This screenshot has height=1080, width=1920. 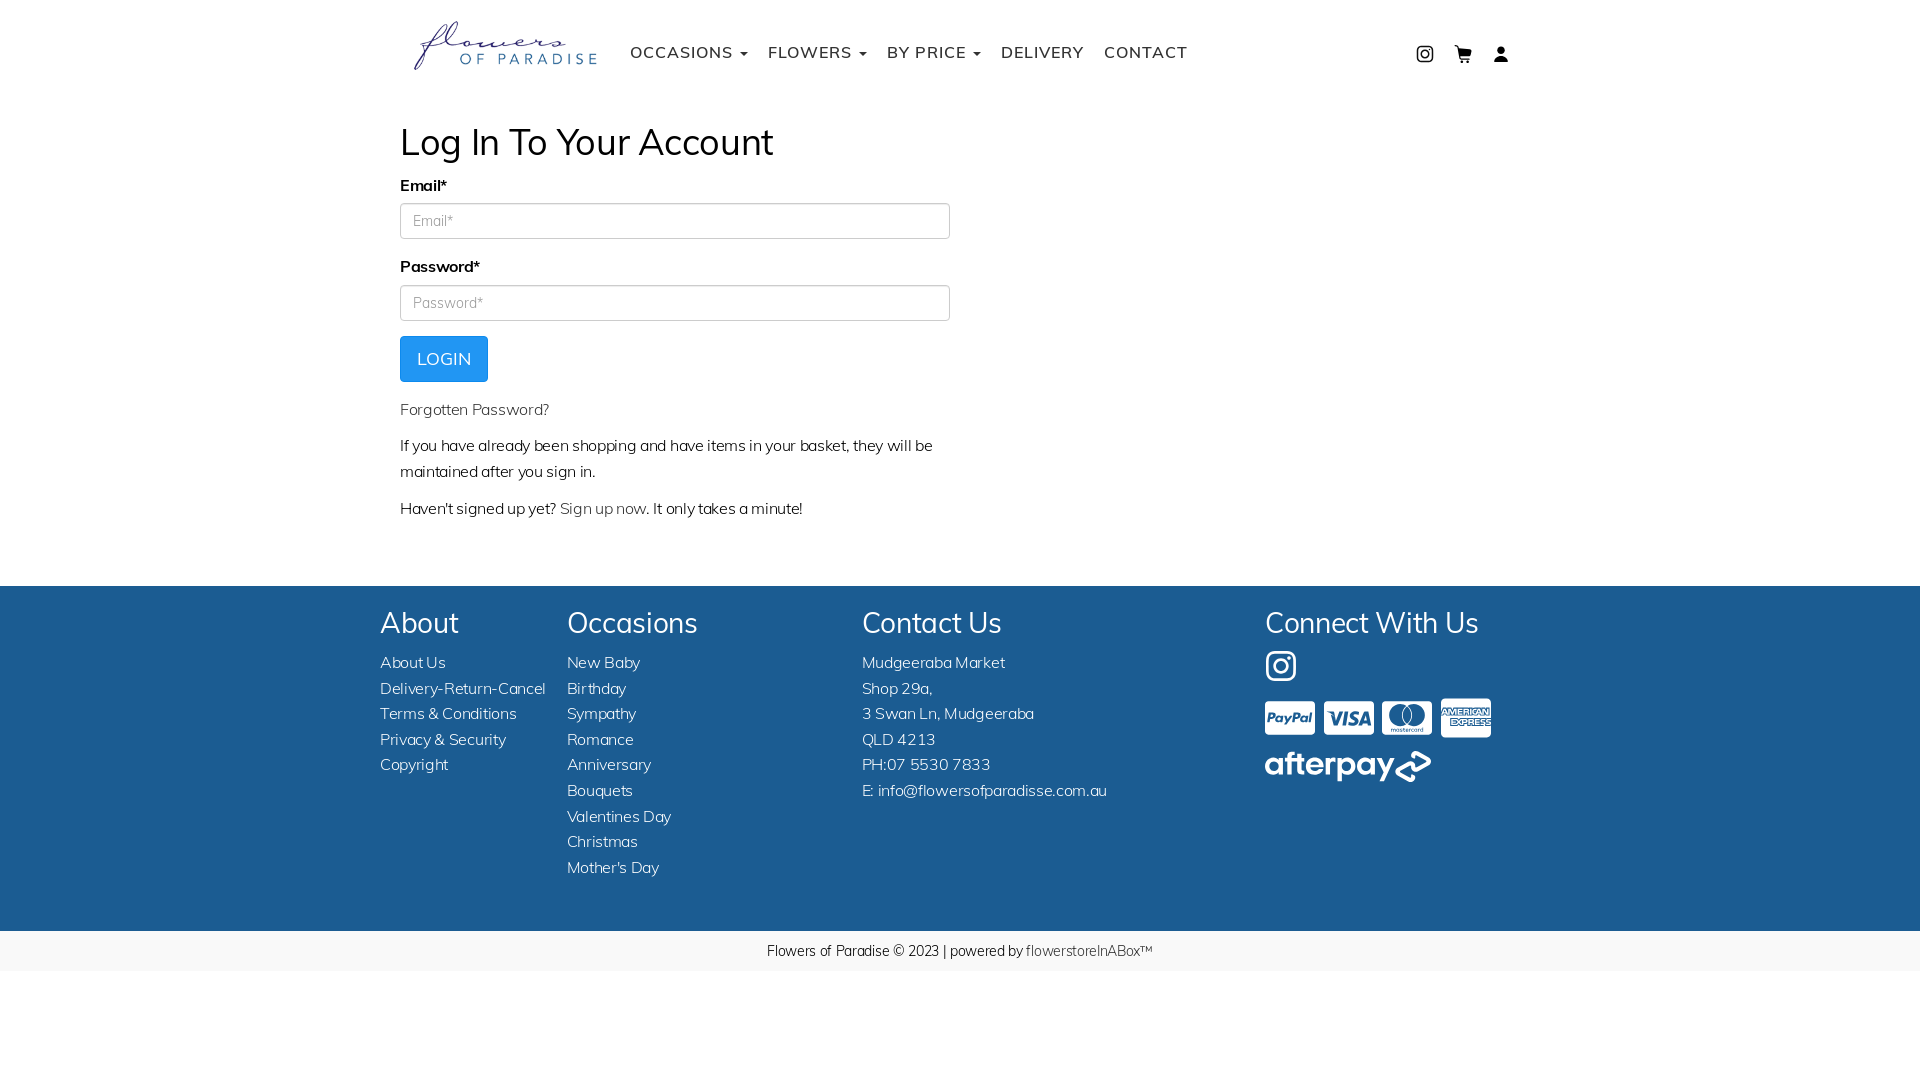 I want to click on 'FLOWERS', so click(x=757, y=50).